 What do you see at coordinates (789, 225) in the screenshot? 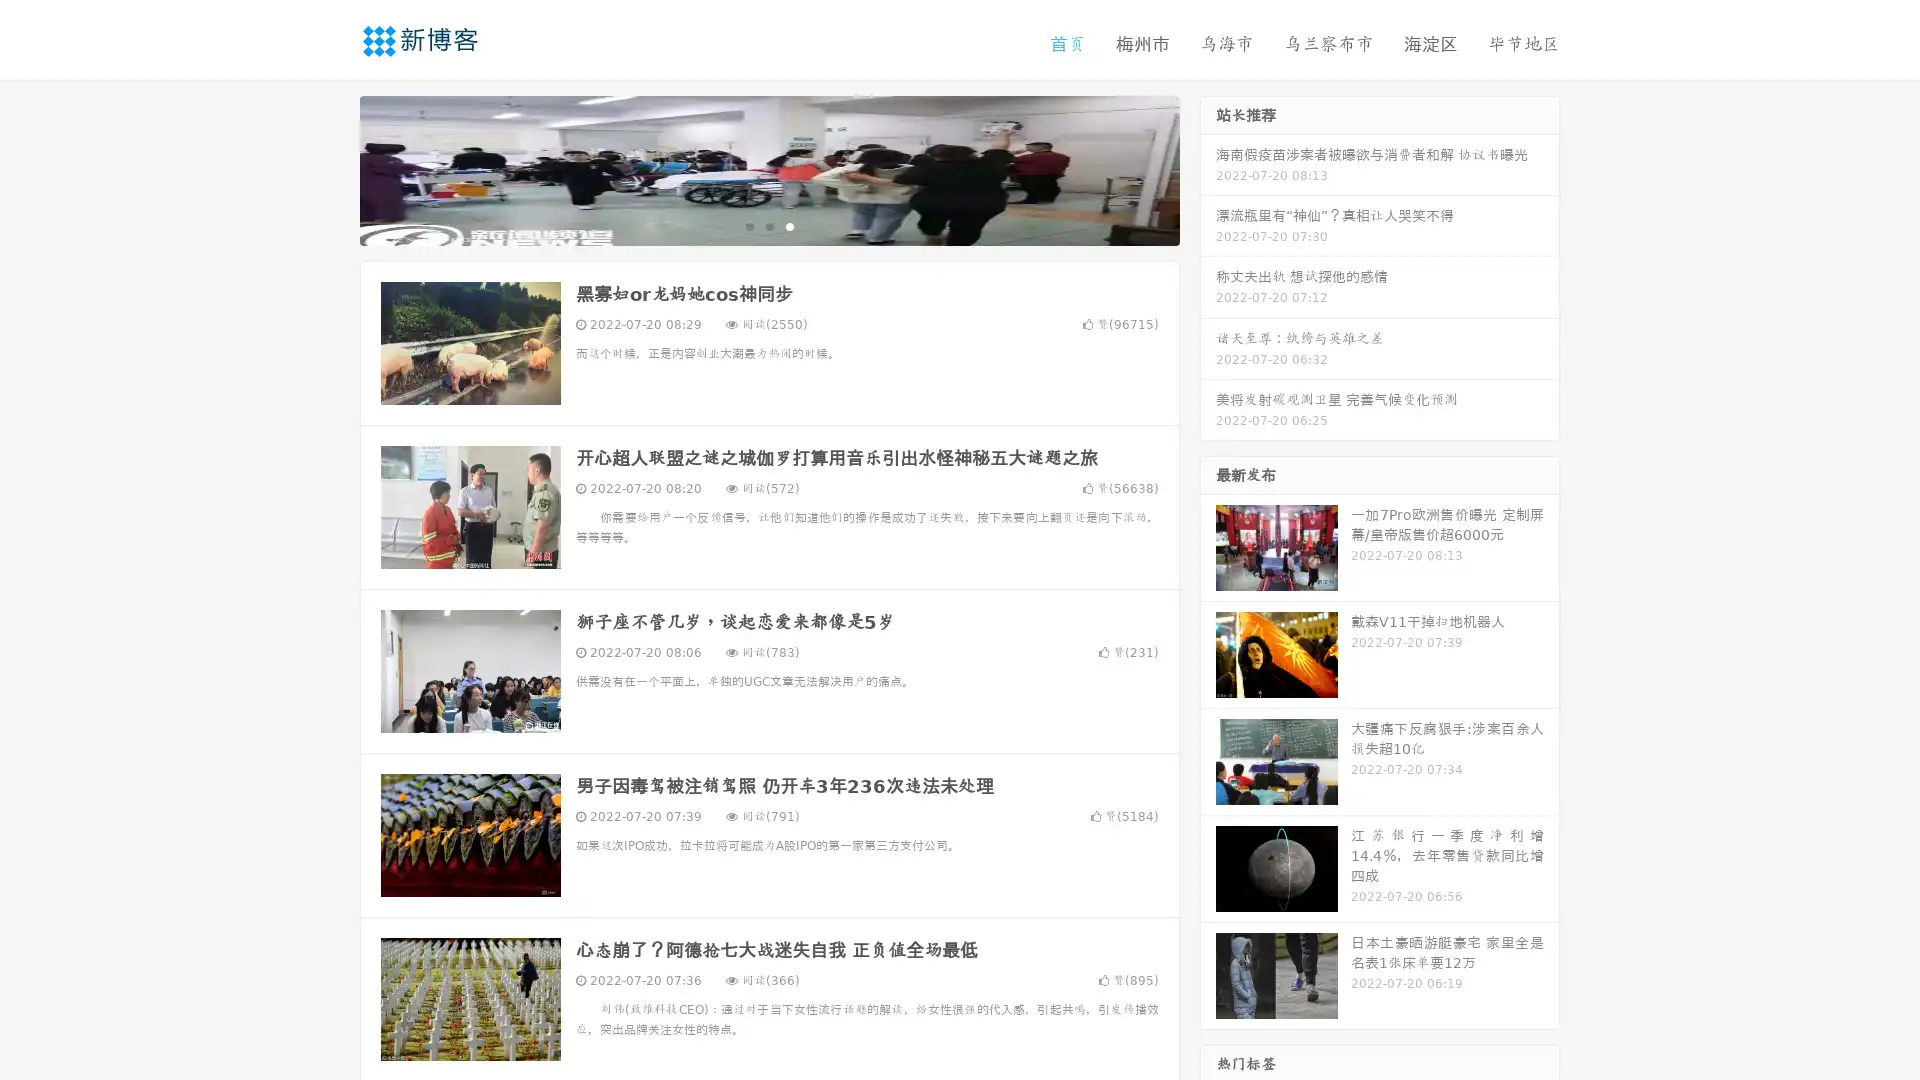
I see `Go to slide 3` at bounding box center [789, 225].